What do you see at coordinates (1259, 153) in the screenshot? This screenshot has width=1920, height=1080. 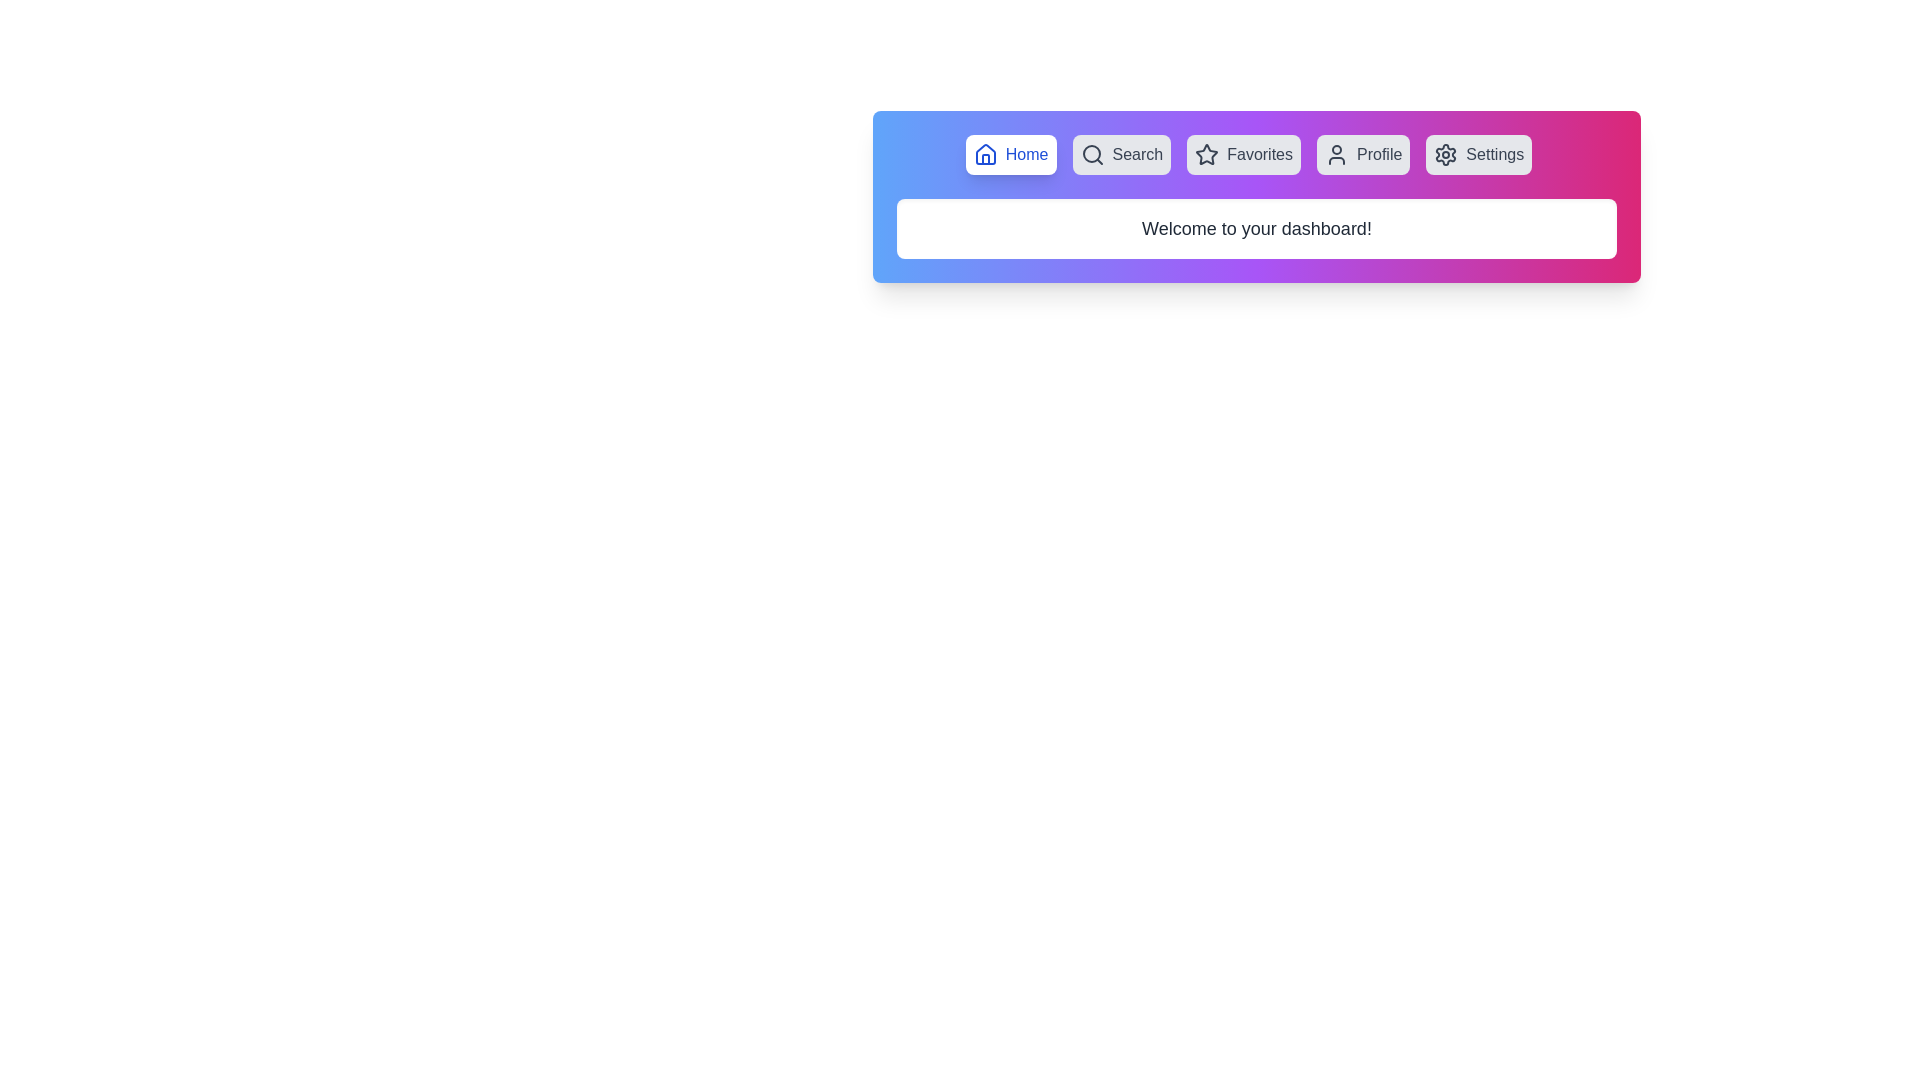 I see `the 'Favorites' text label located in the navigation bar for tooltips` at bounding box center [1259, 153].